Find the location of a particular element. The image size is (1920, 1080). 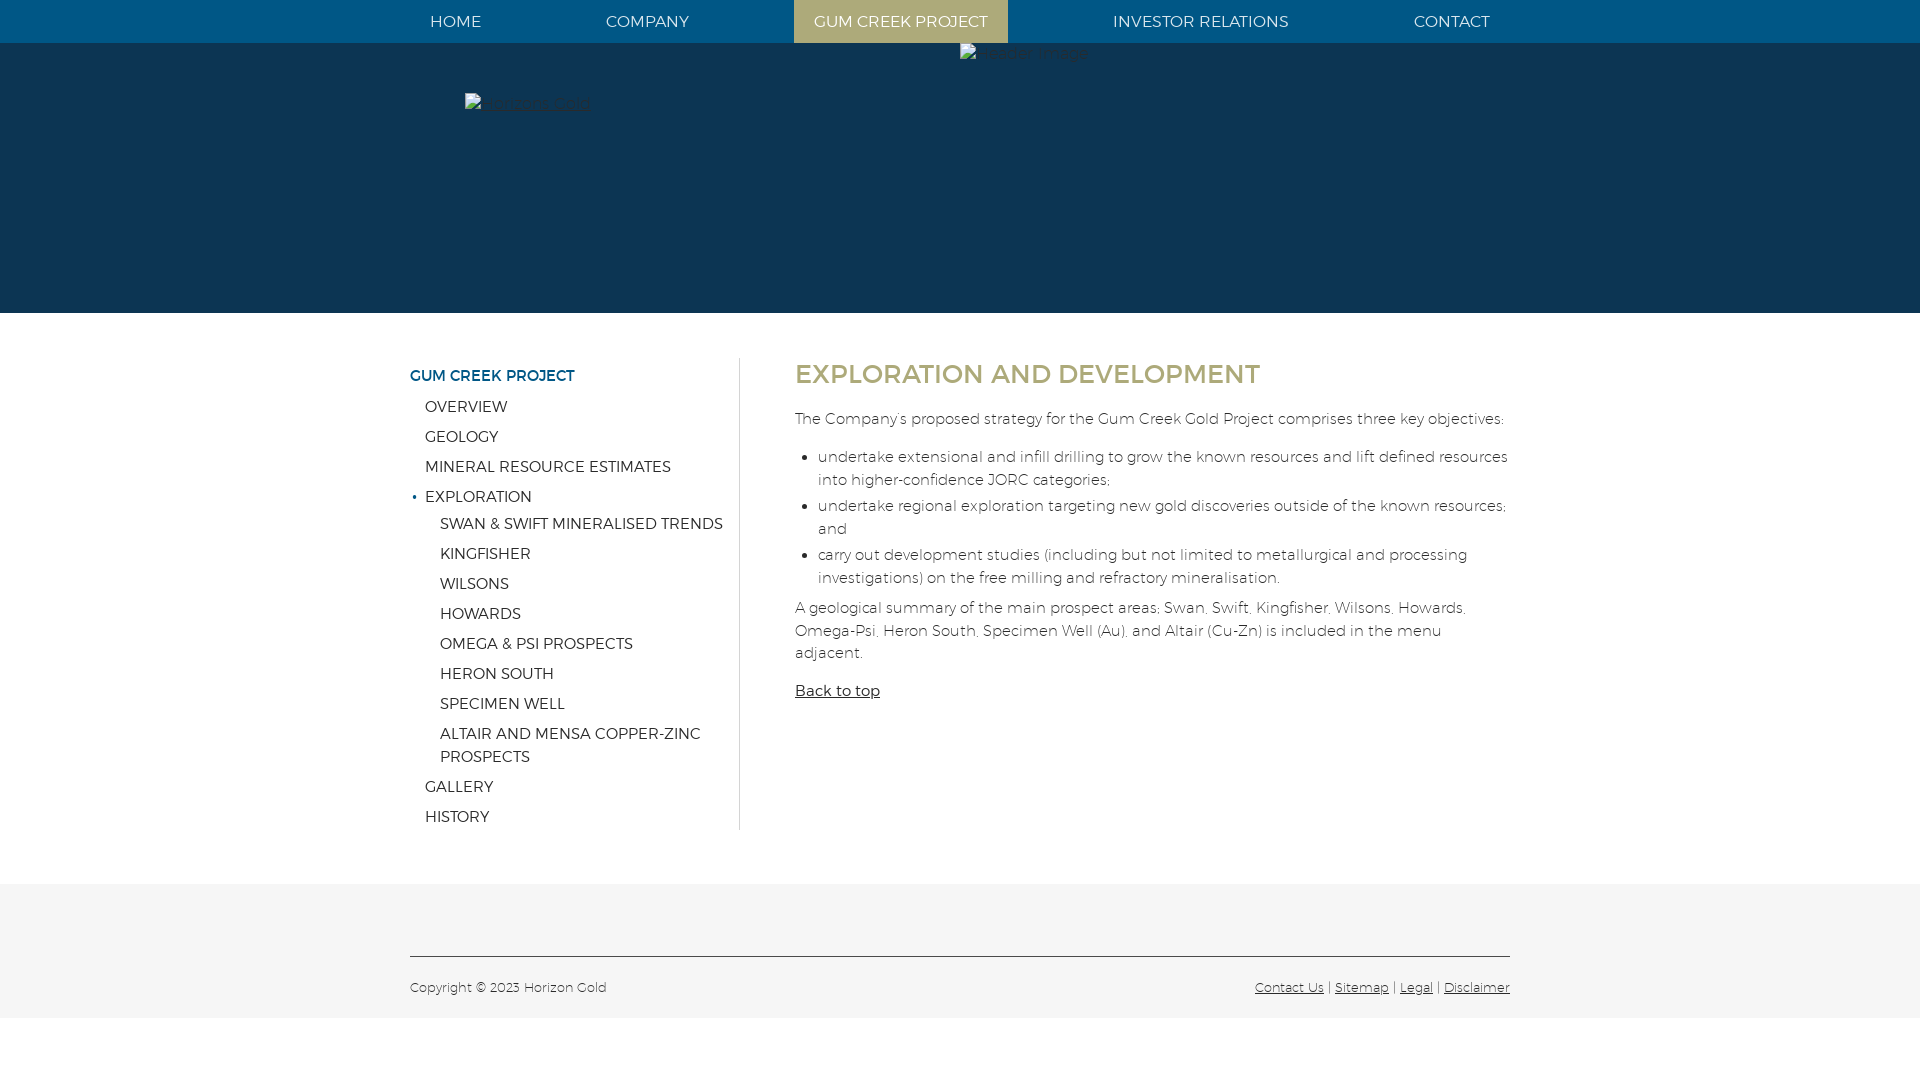

'COMPANY' is located at coordinates (647, 21).